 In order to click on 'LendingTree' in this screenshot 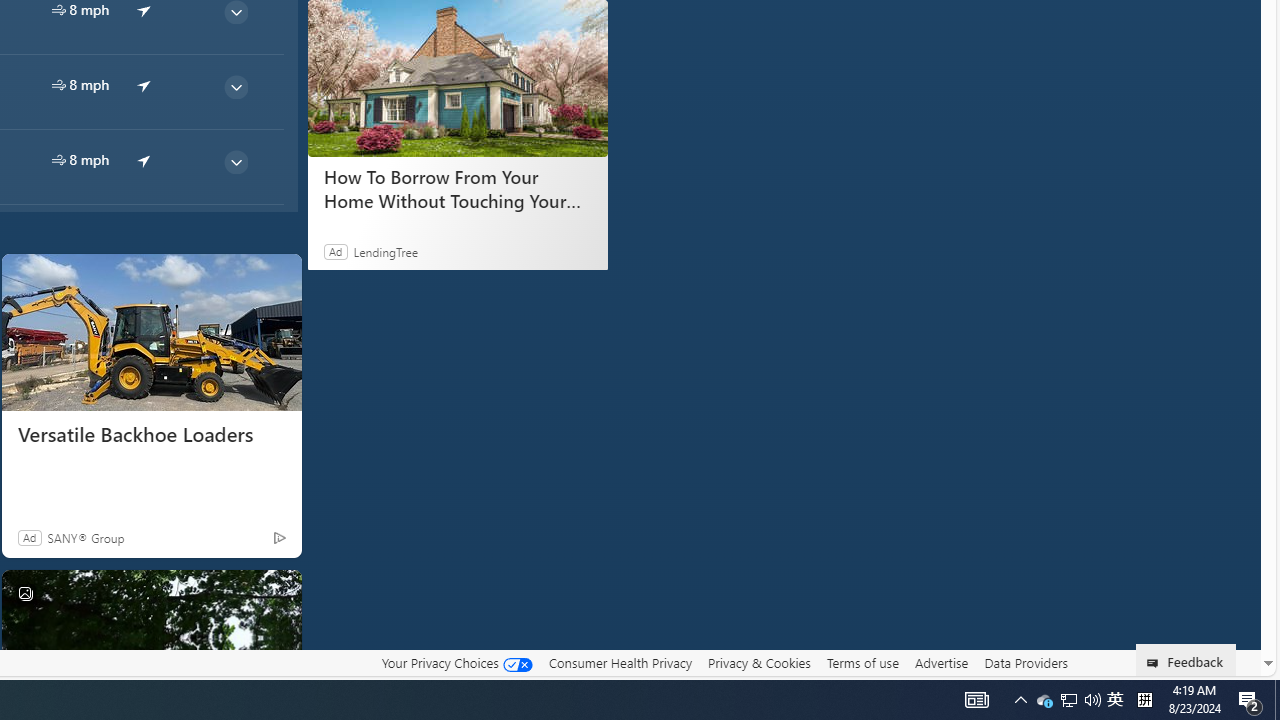, I will do `click(385, 250)`.